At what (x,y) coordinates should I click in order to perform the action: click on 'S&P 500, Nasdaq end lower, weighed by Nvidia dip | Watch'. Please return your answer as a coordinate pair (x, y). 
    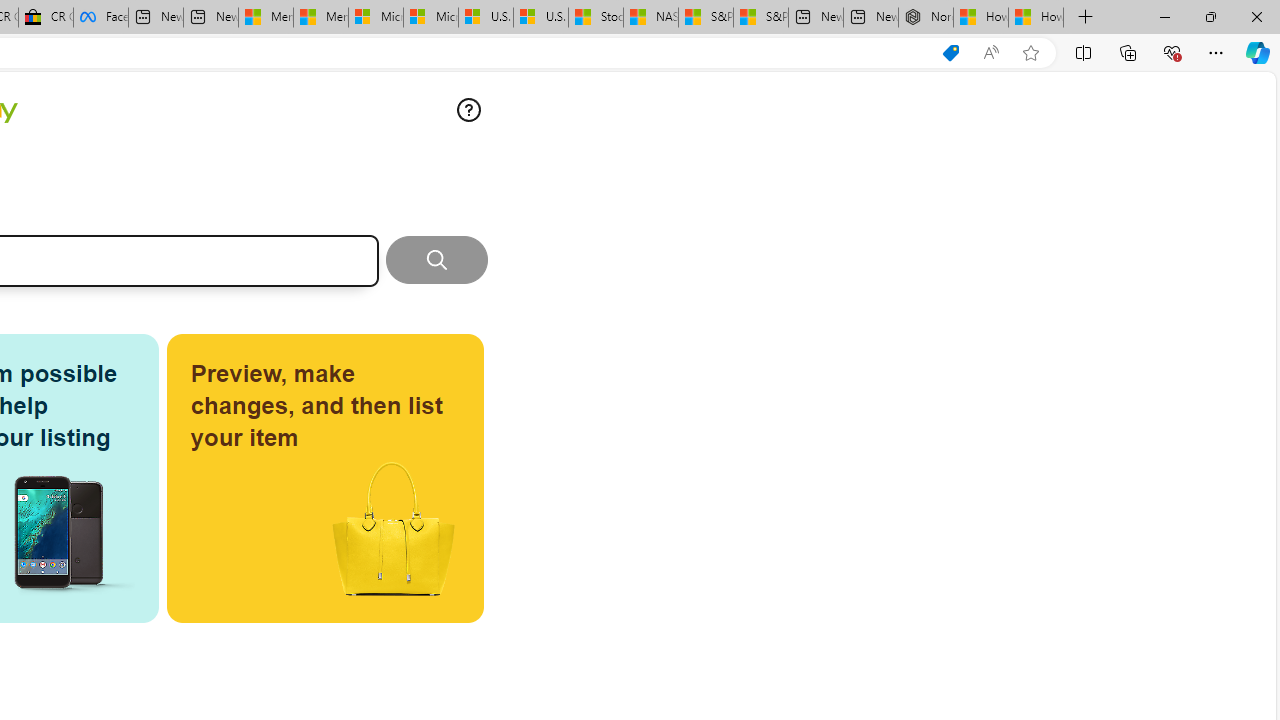
    Looking at the image, I should click on (759, 17).